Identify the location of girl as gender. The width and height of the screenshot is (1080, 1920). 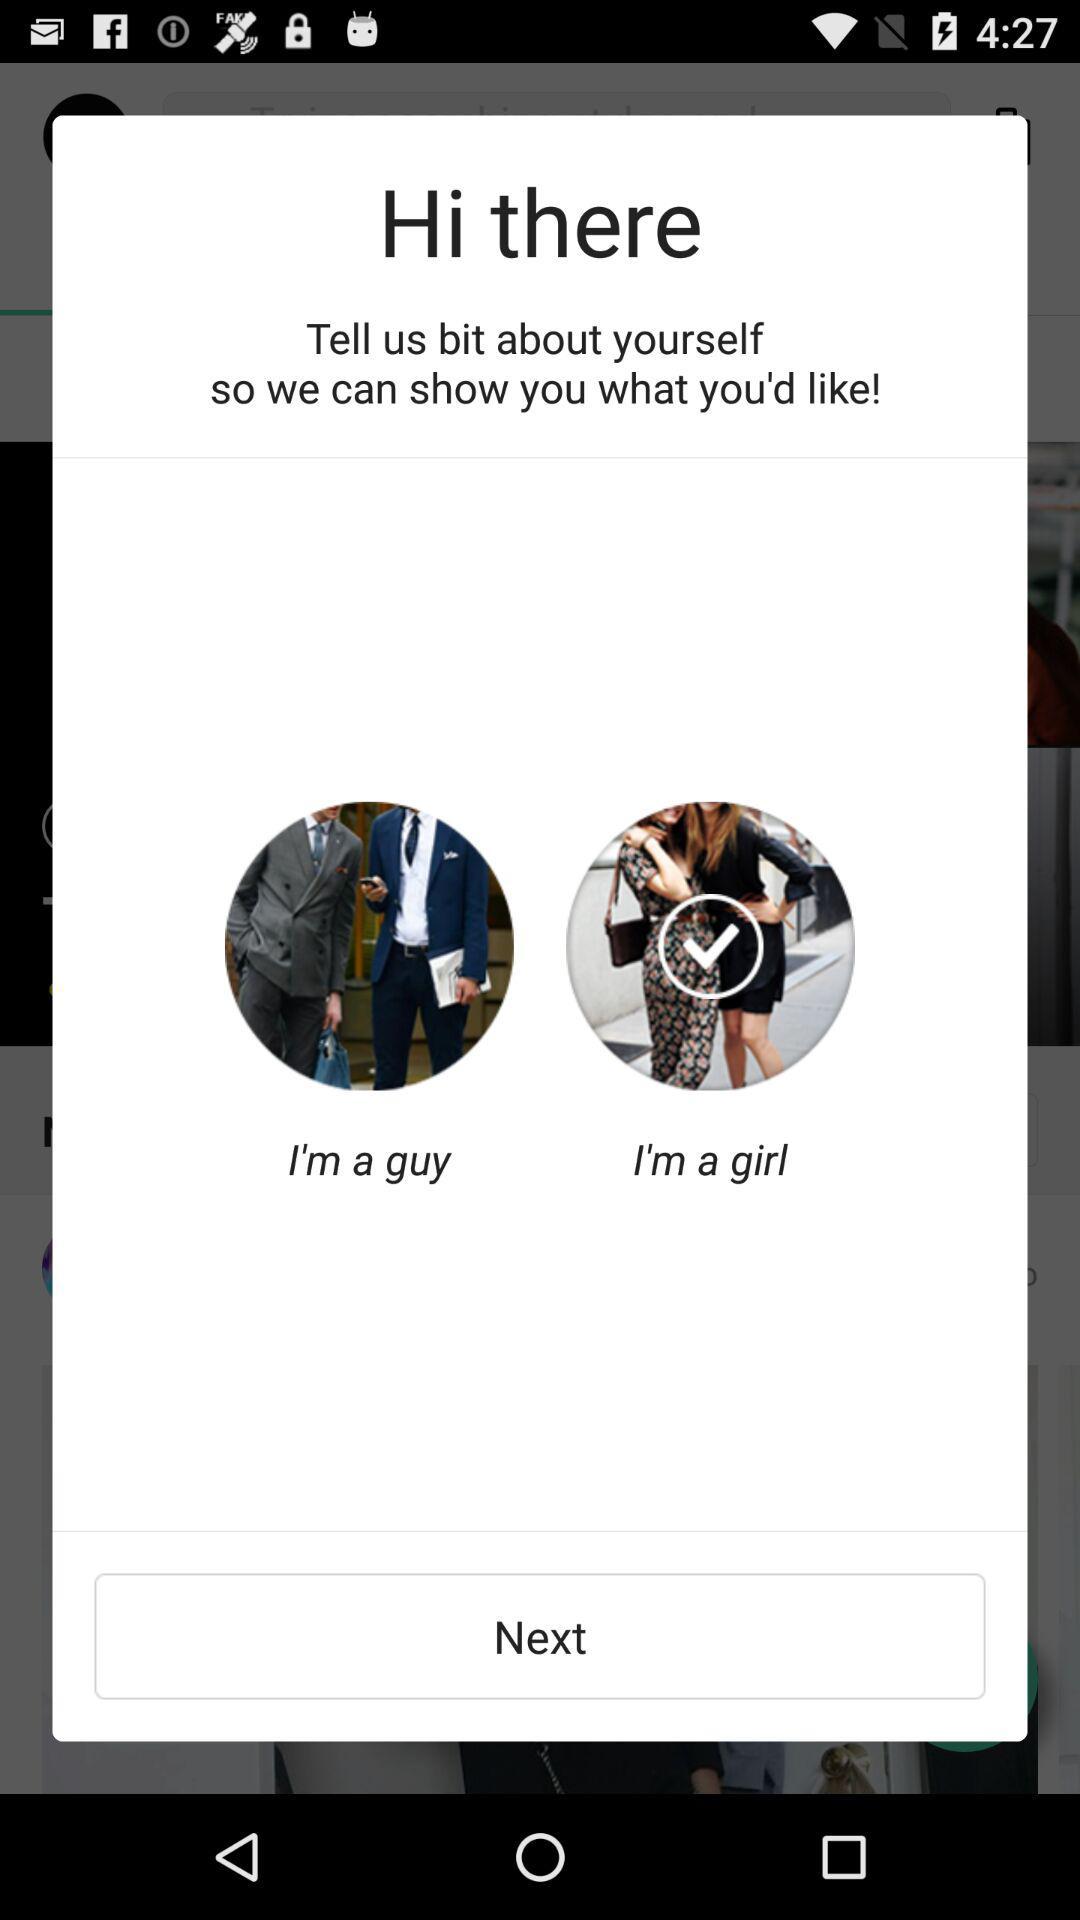
(709, 945).